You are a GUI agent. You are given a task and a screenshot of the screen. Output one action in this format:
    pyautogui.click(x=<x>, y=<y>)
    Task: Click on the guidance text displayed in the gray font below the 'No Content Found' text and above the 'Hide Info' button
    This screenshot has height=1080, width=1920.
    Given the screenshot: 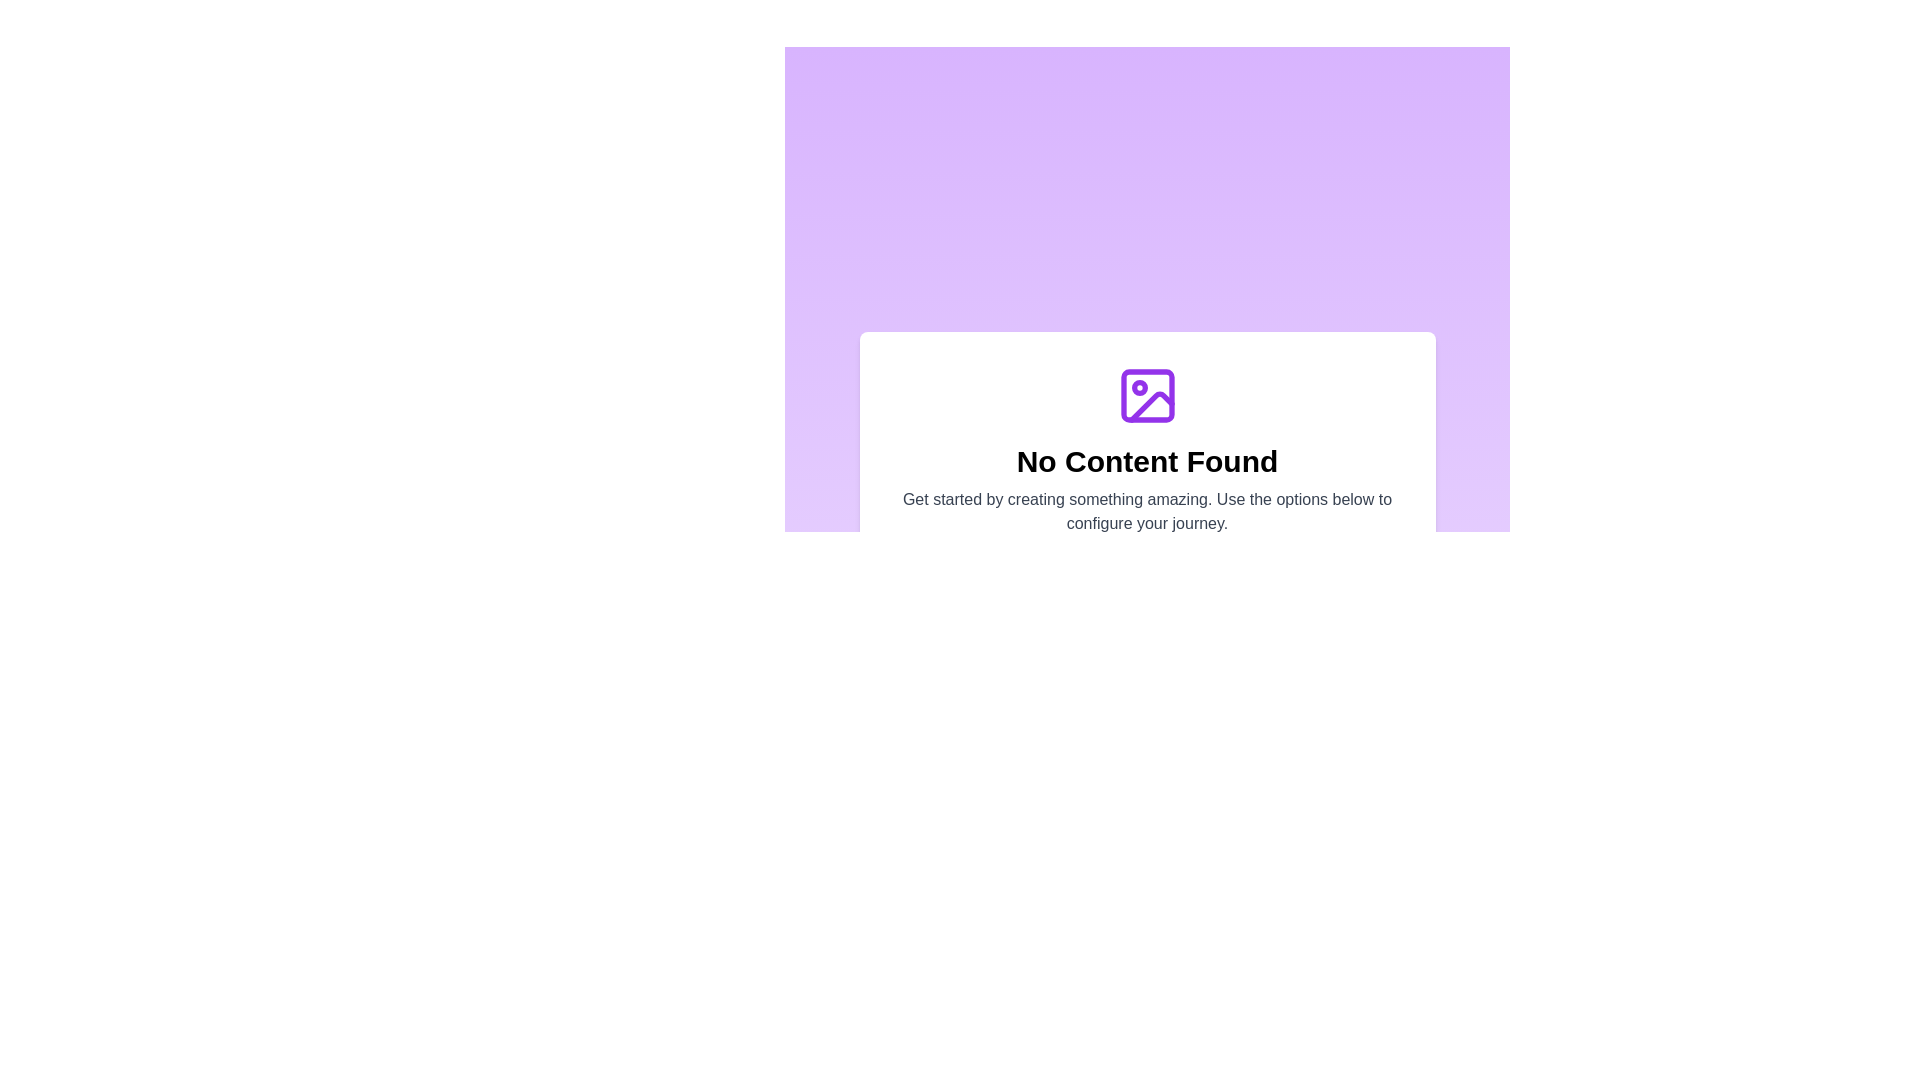 What is the action you would take?
    pyautogui.click(x=1147, y=511)
    